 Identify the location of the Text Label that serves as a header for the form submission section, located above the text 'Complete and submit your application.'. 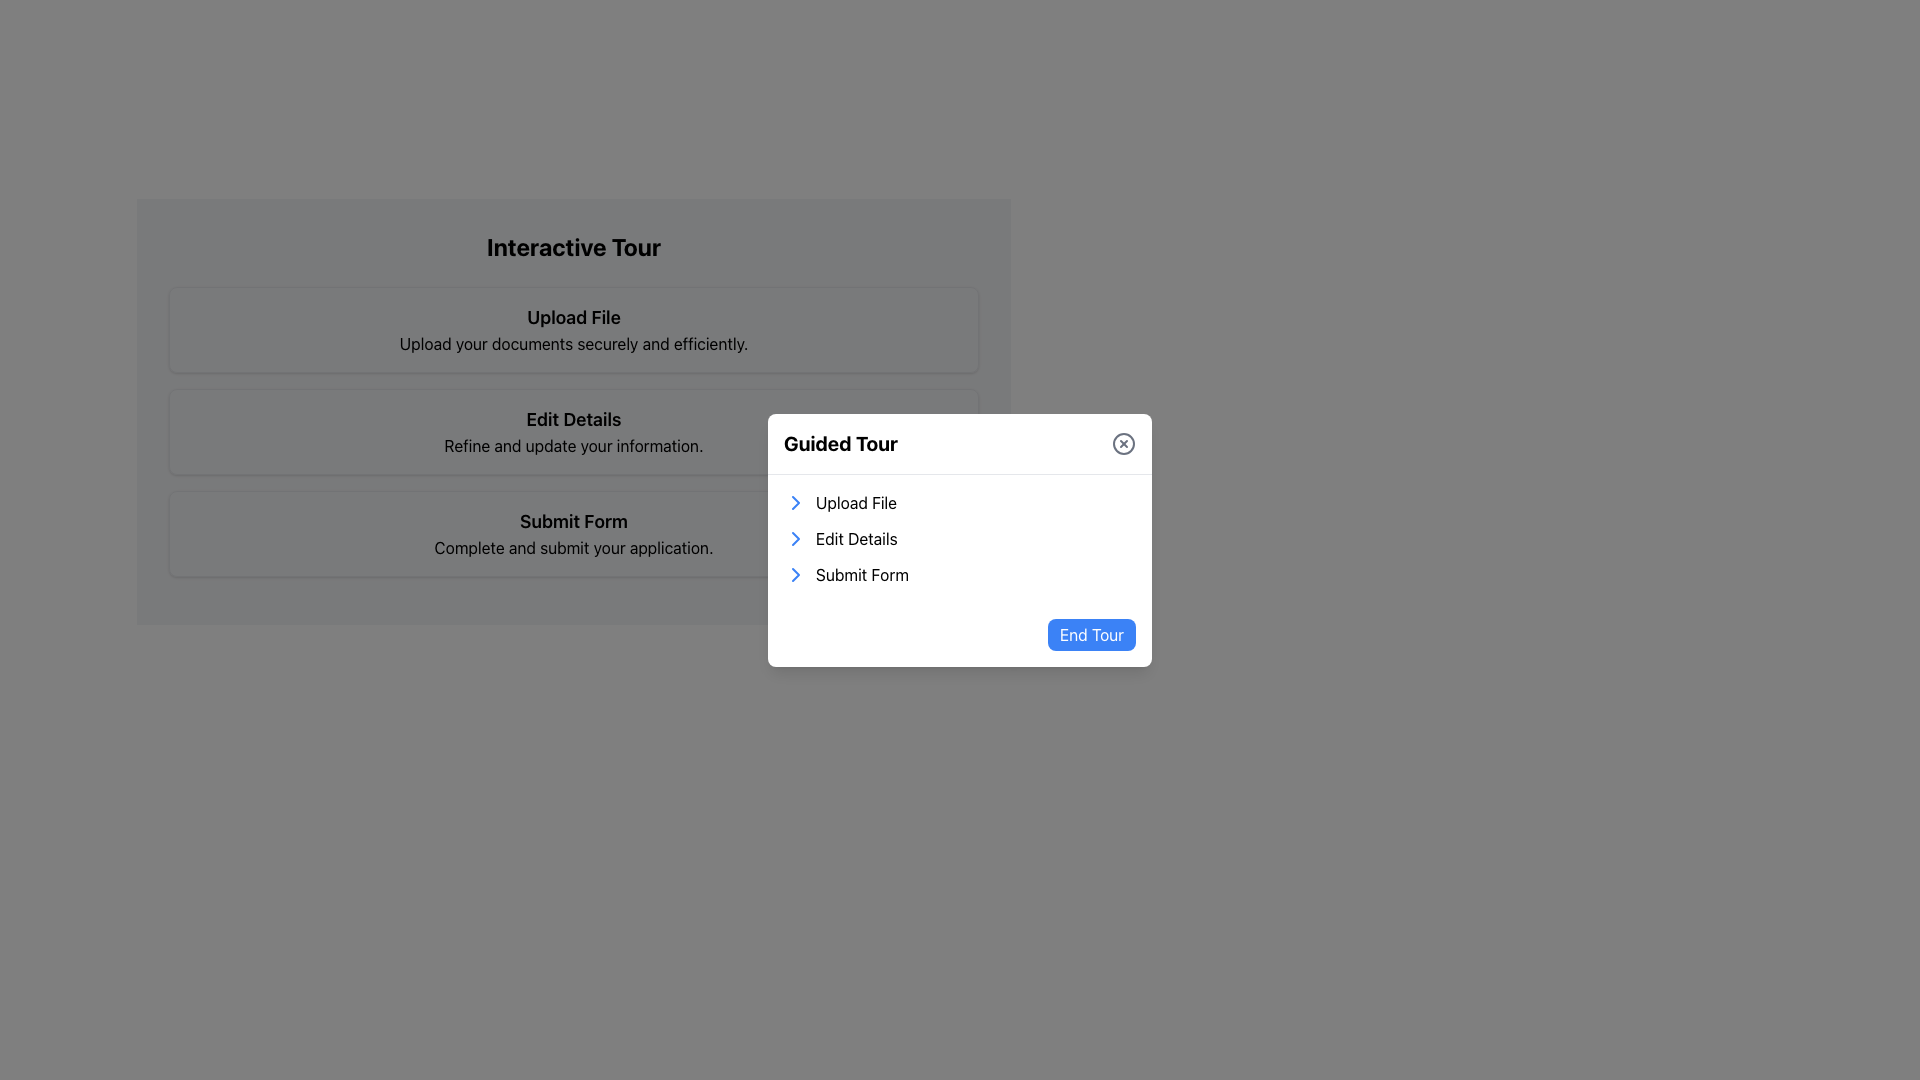
(573, 520).